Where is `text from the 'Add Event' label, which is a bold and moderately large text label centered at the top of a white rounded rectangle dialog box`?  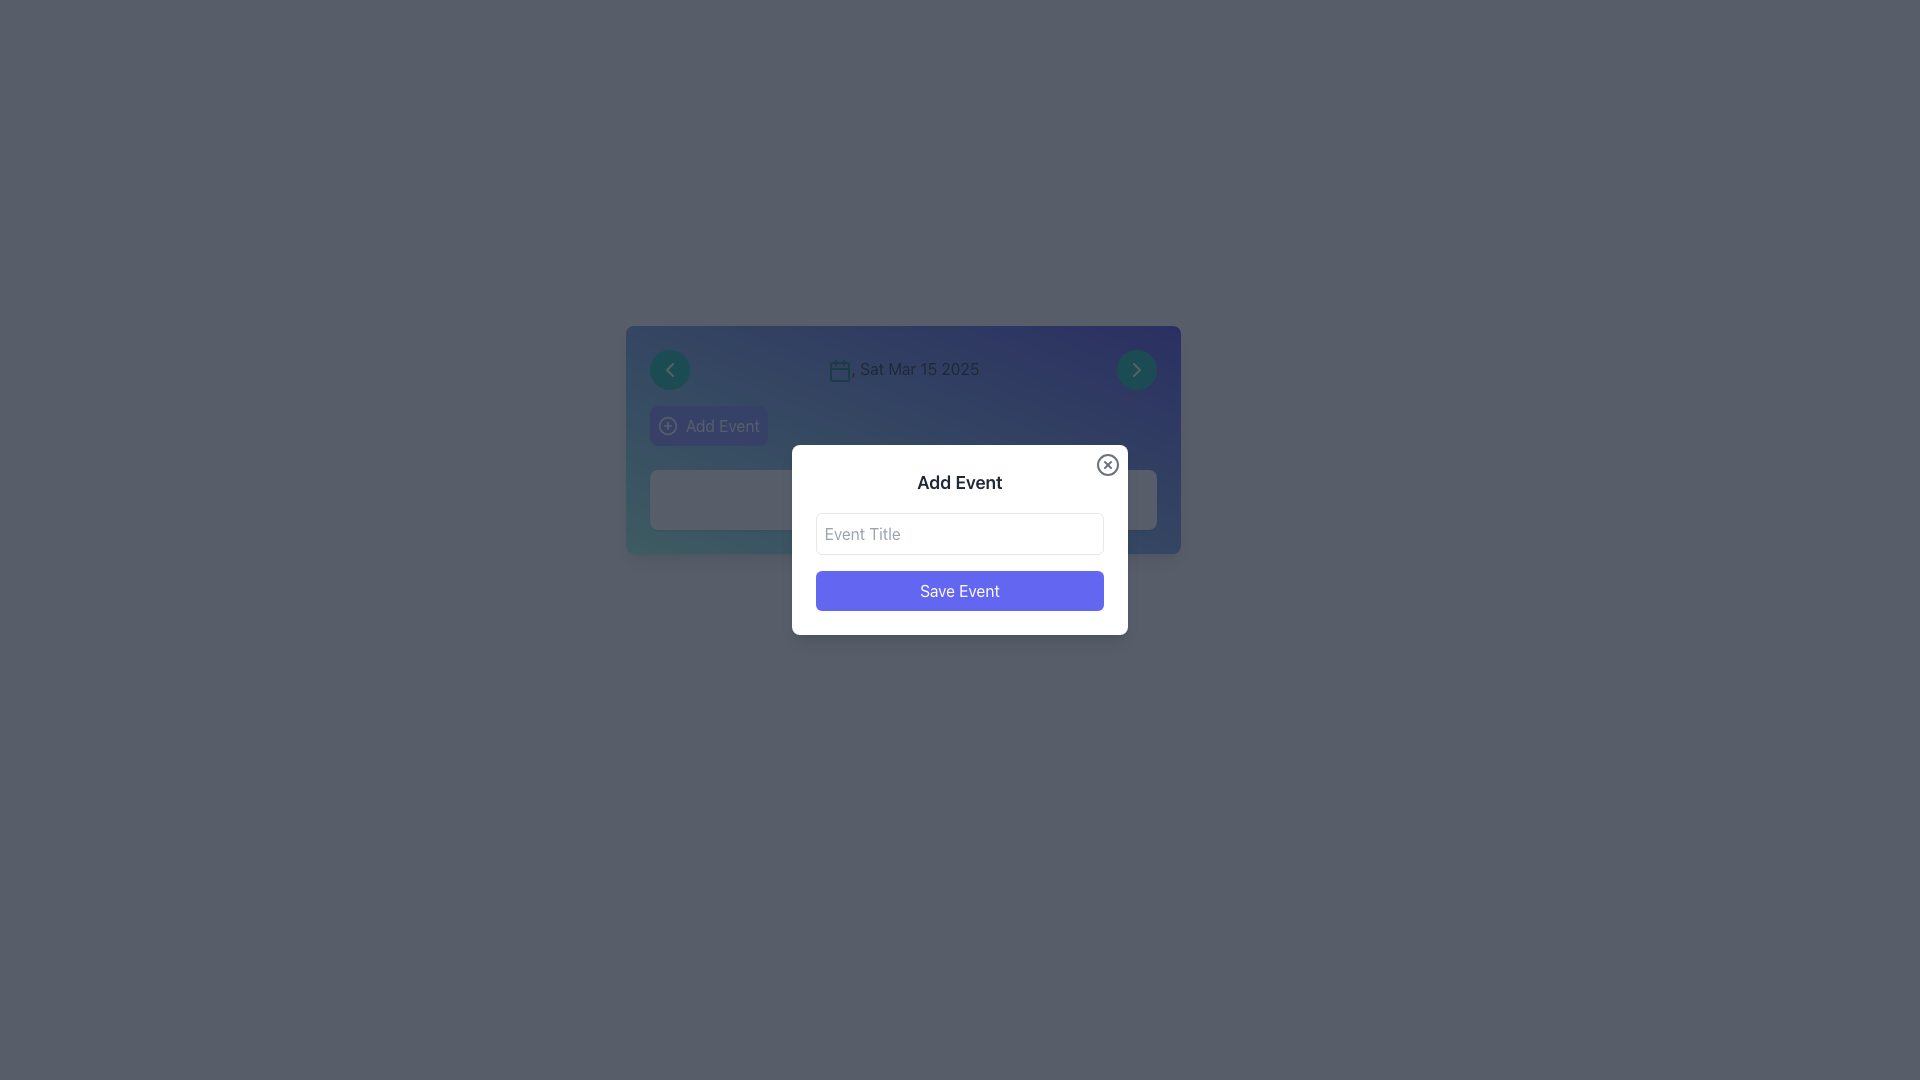
text from the 'Add Event' label, which is a bold and moderately large text label centered at the top of a white rounded rectangle dialog box is located at coordinates (960, 482).